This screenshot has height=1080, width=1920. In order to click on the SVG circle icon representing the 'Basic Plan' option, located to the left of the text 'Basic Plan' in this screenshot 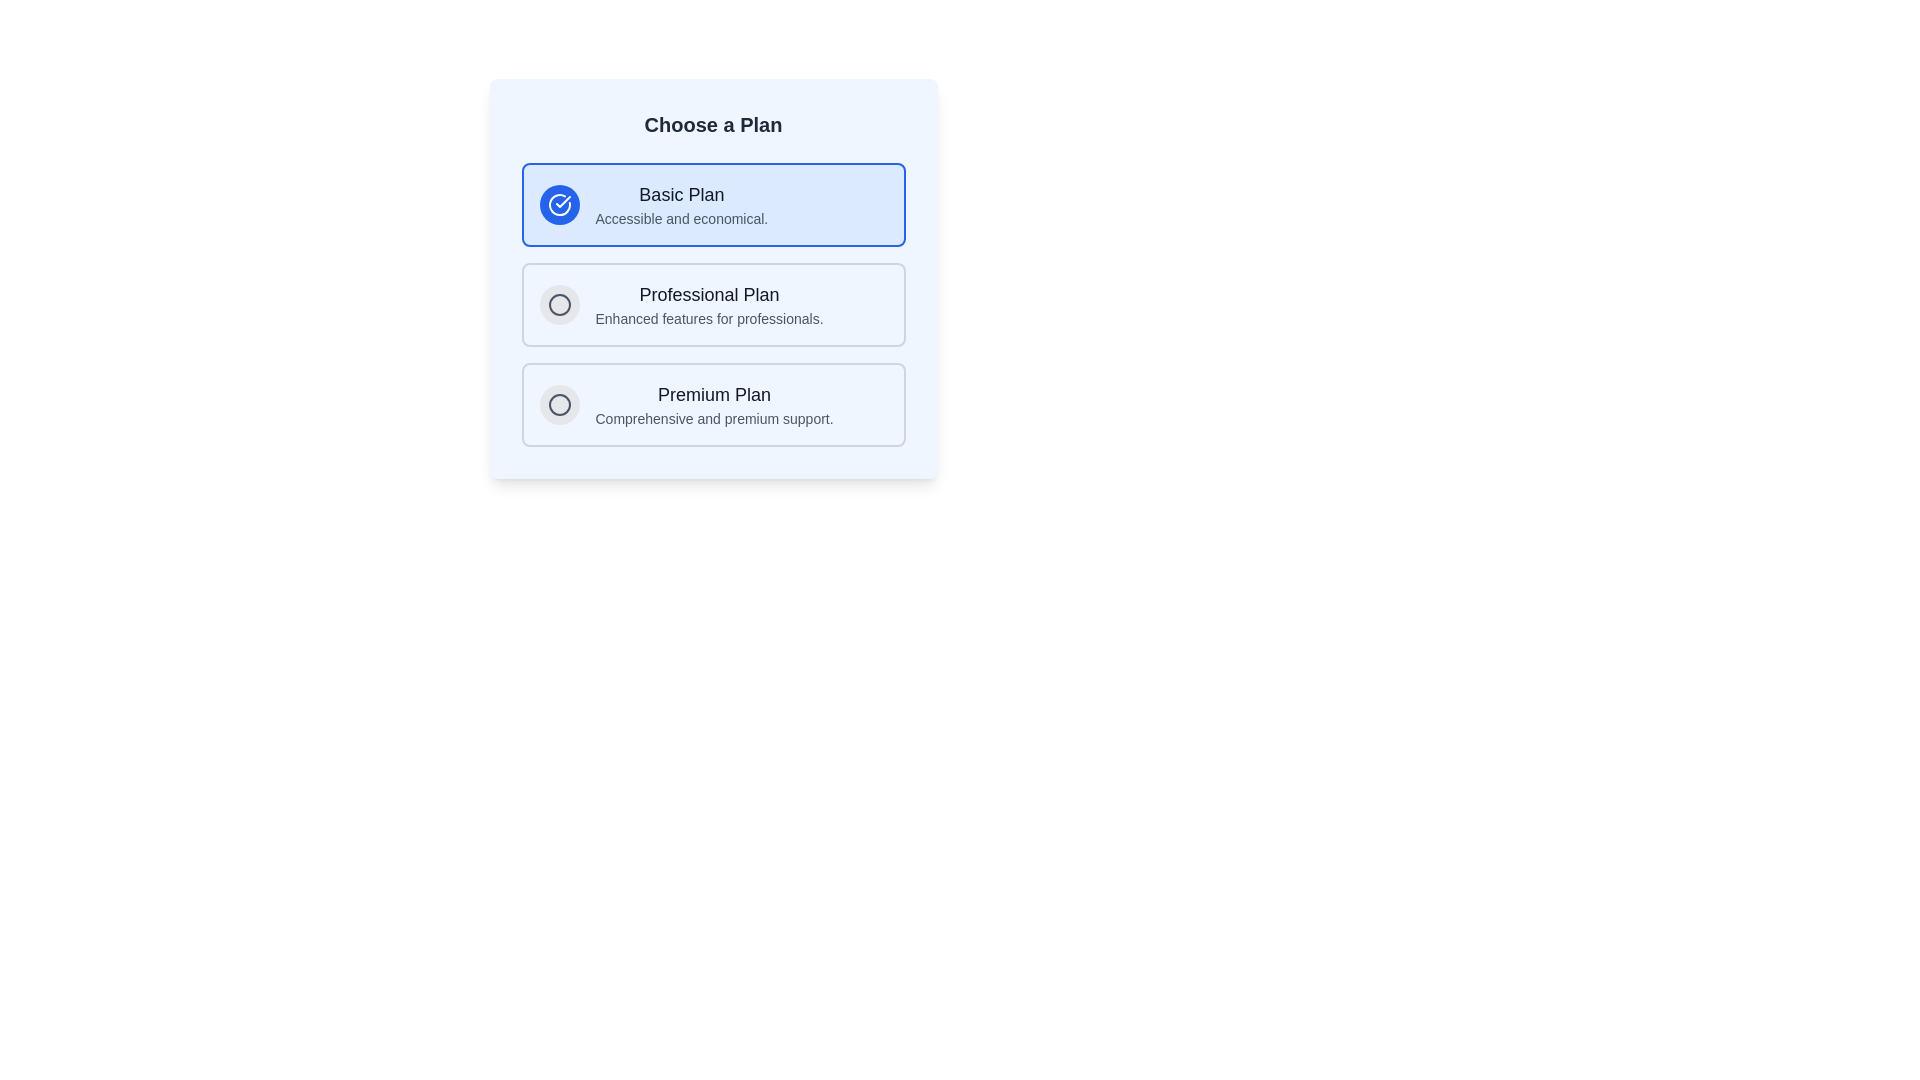, I will do `click(559, 405)`.